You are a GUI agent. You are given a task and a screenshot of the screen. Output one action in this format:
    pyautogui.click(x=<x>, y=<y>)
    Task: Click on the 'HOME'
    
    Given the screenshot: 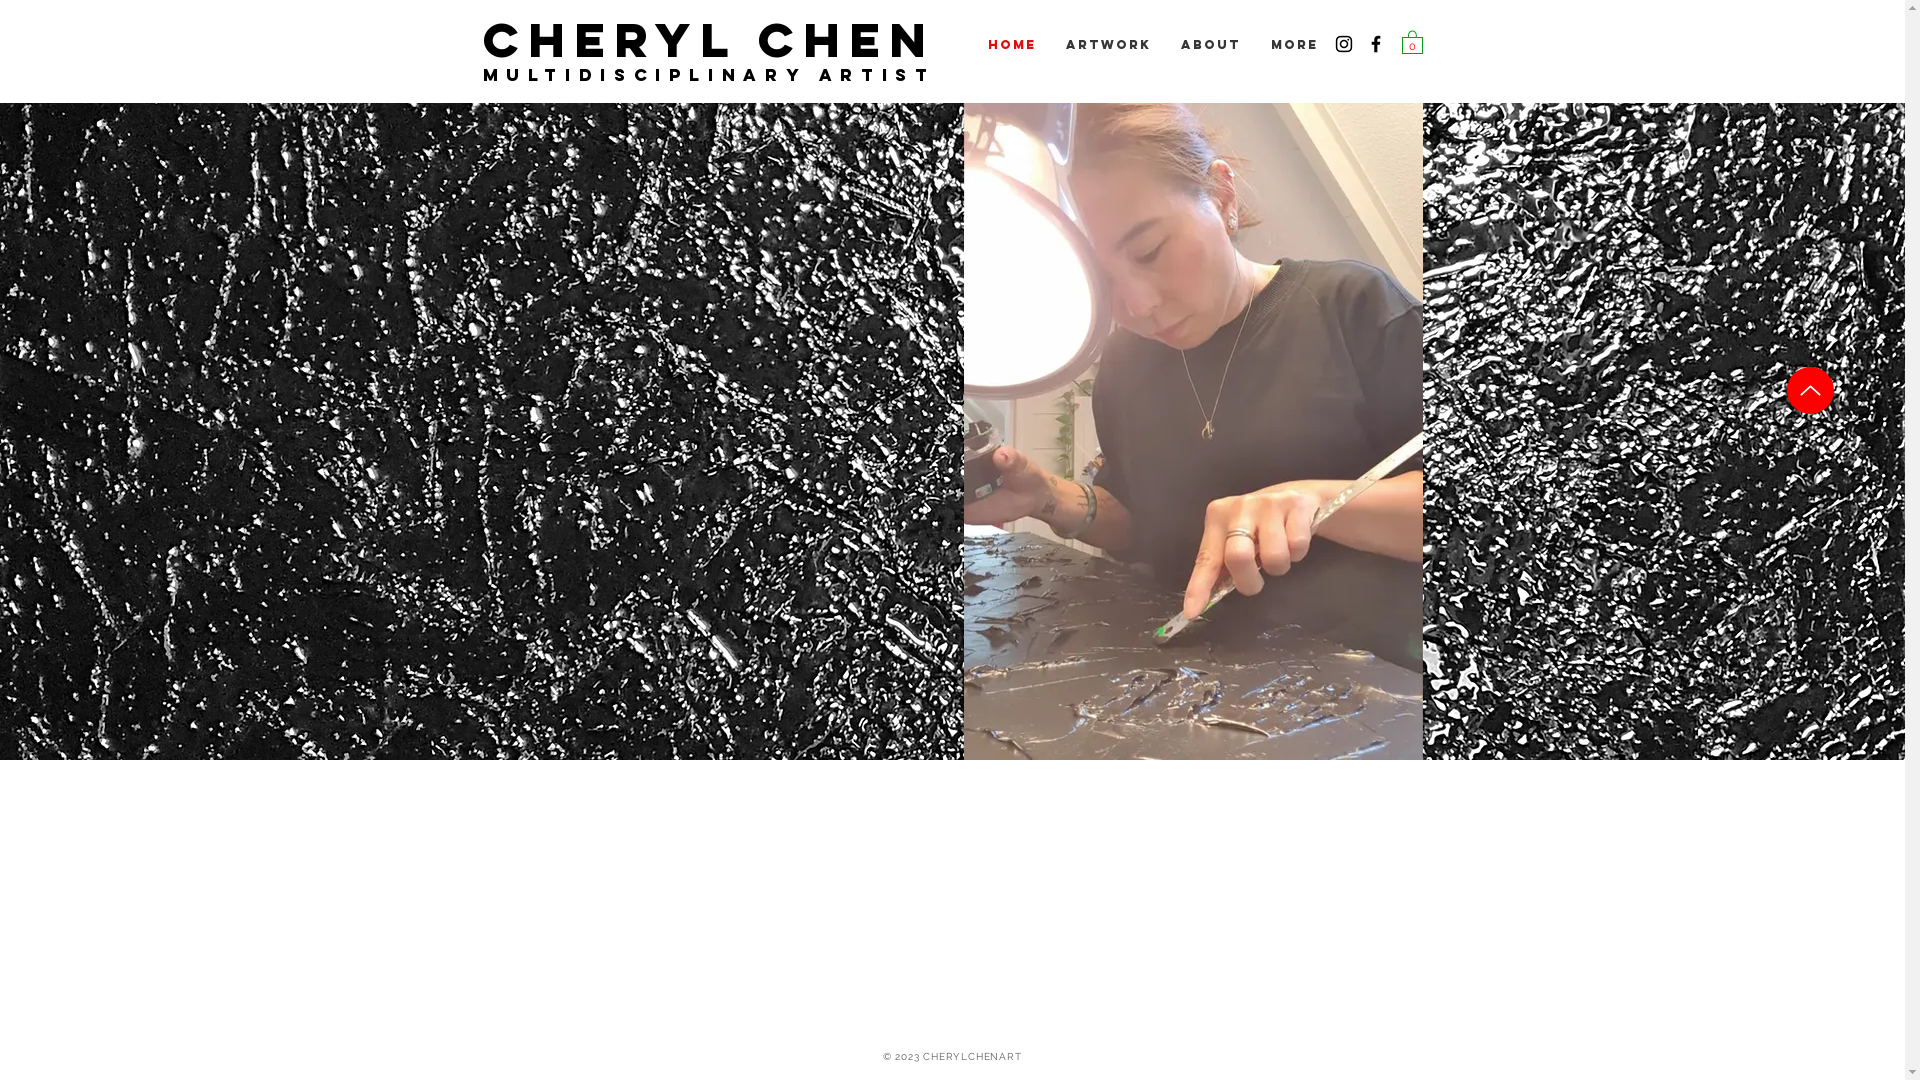 What is the action you would take?
    pyautogui.click(x=1011, y=45)
    